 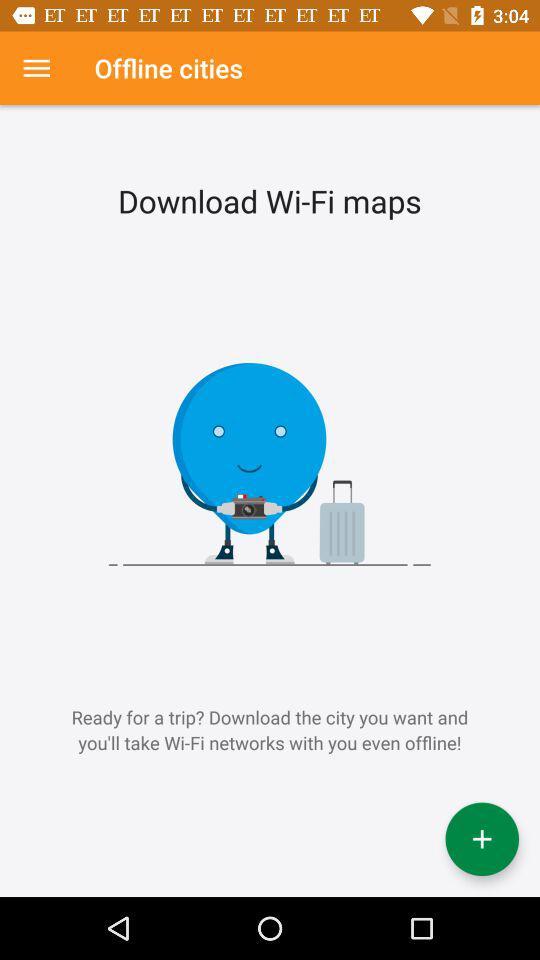 What do you see at coordinates (36, 68) in the screenshot?
I see `settings option` at bounding box center [36, 68].